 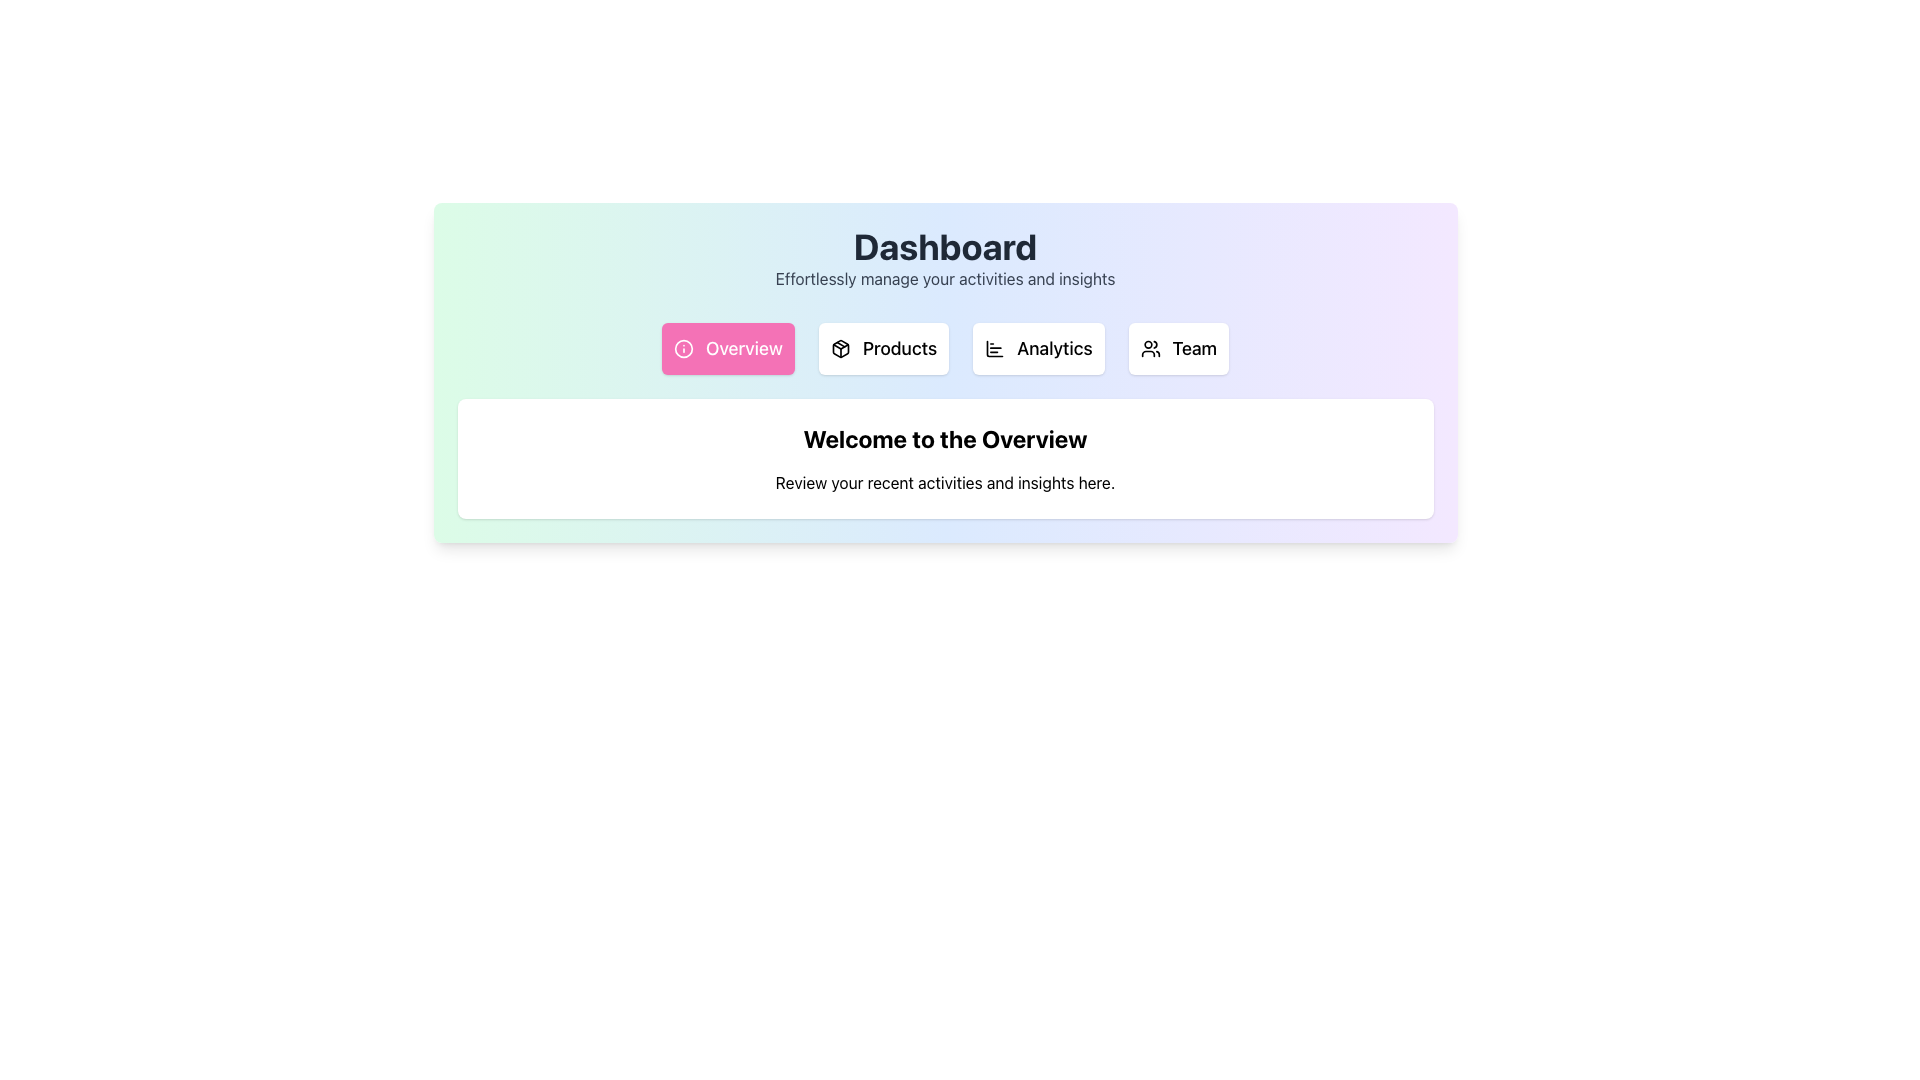 What do you see at coordinates (882, 347) in the screenshot?
I see `the 'Products' navigation button, which is the second button under the 'Dashboard' title, located between the 'Overview' and 'Analytics' buttons` at bounding box center [882, 347].